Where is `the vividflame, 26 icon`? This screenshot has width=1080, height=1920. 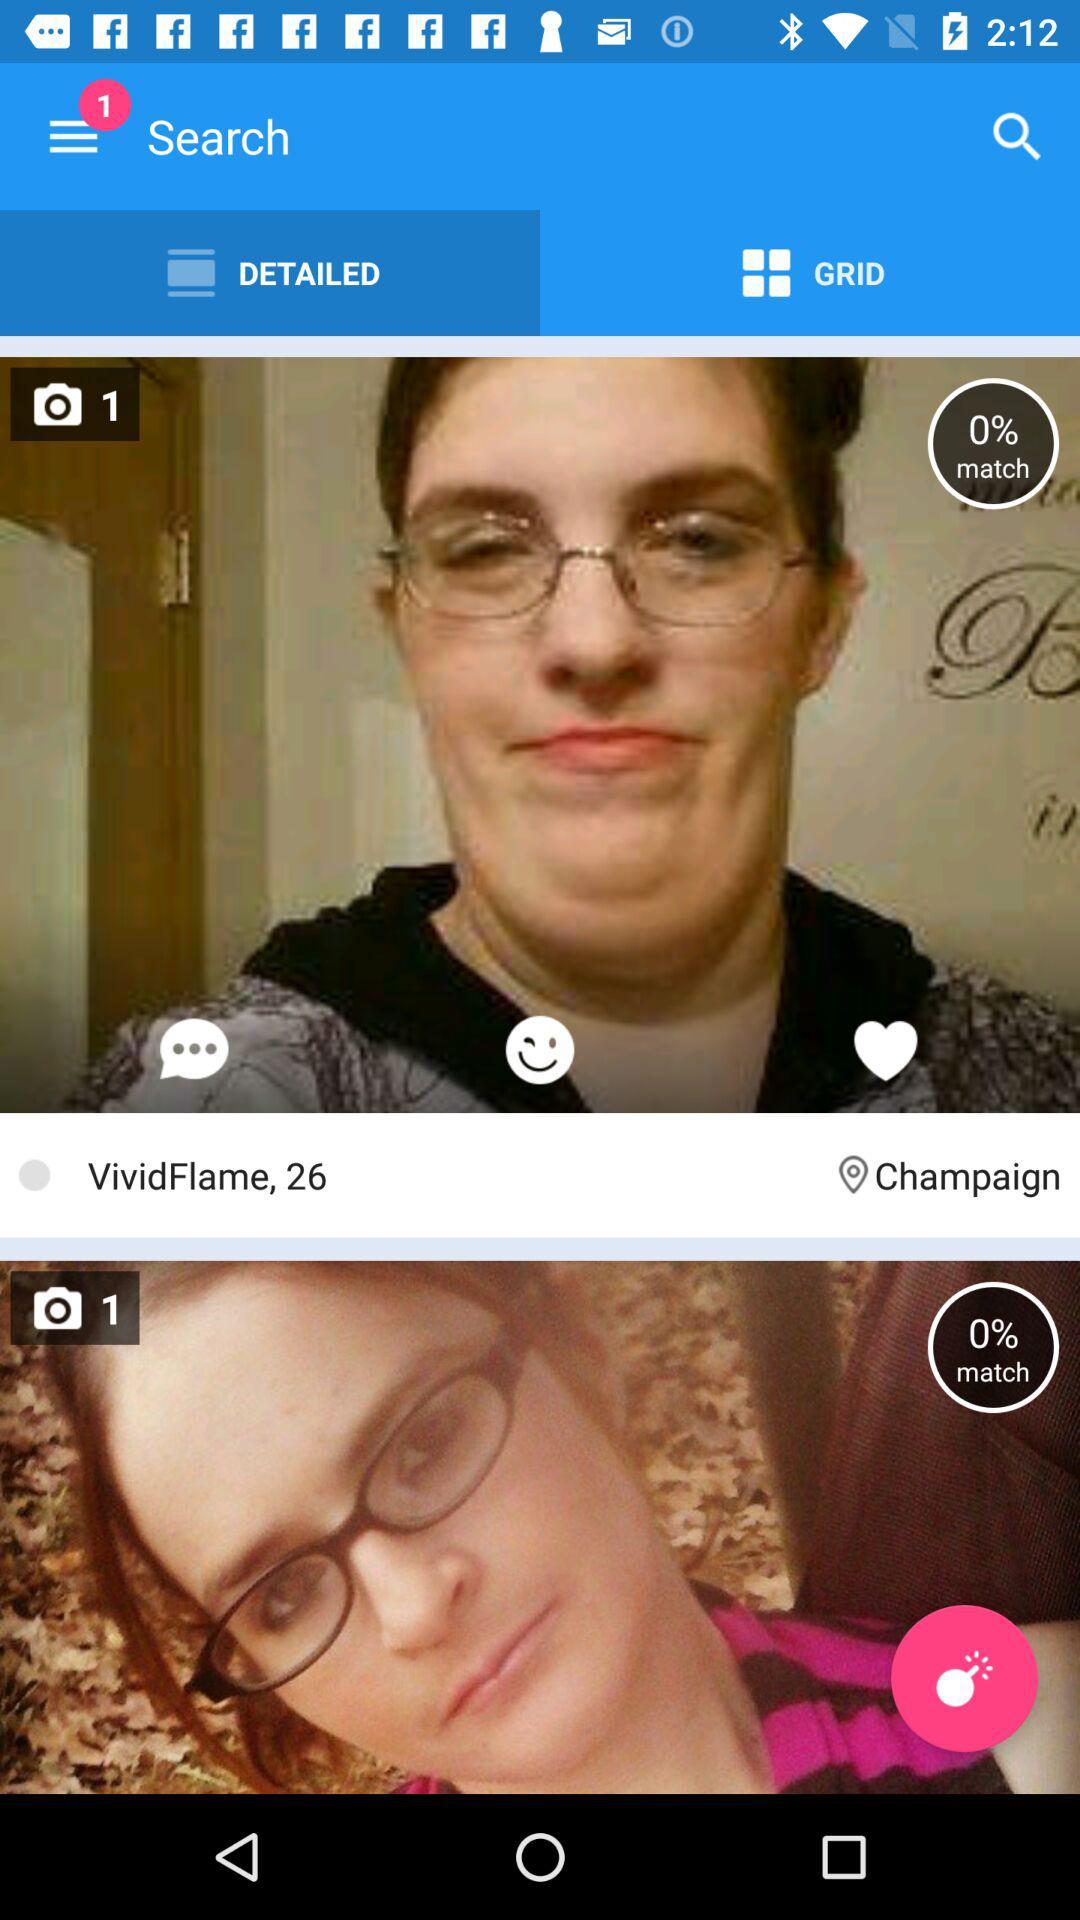 the vividflame, 26 icon is located at coordinates (450, 1175).